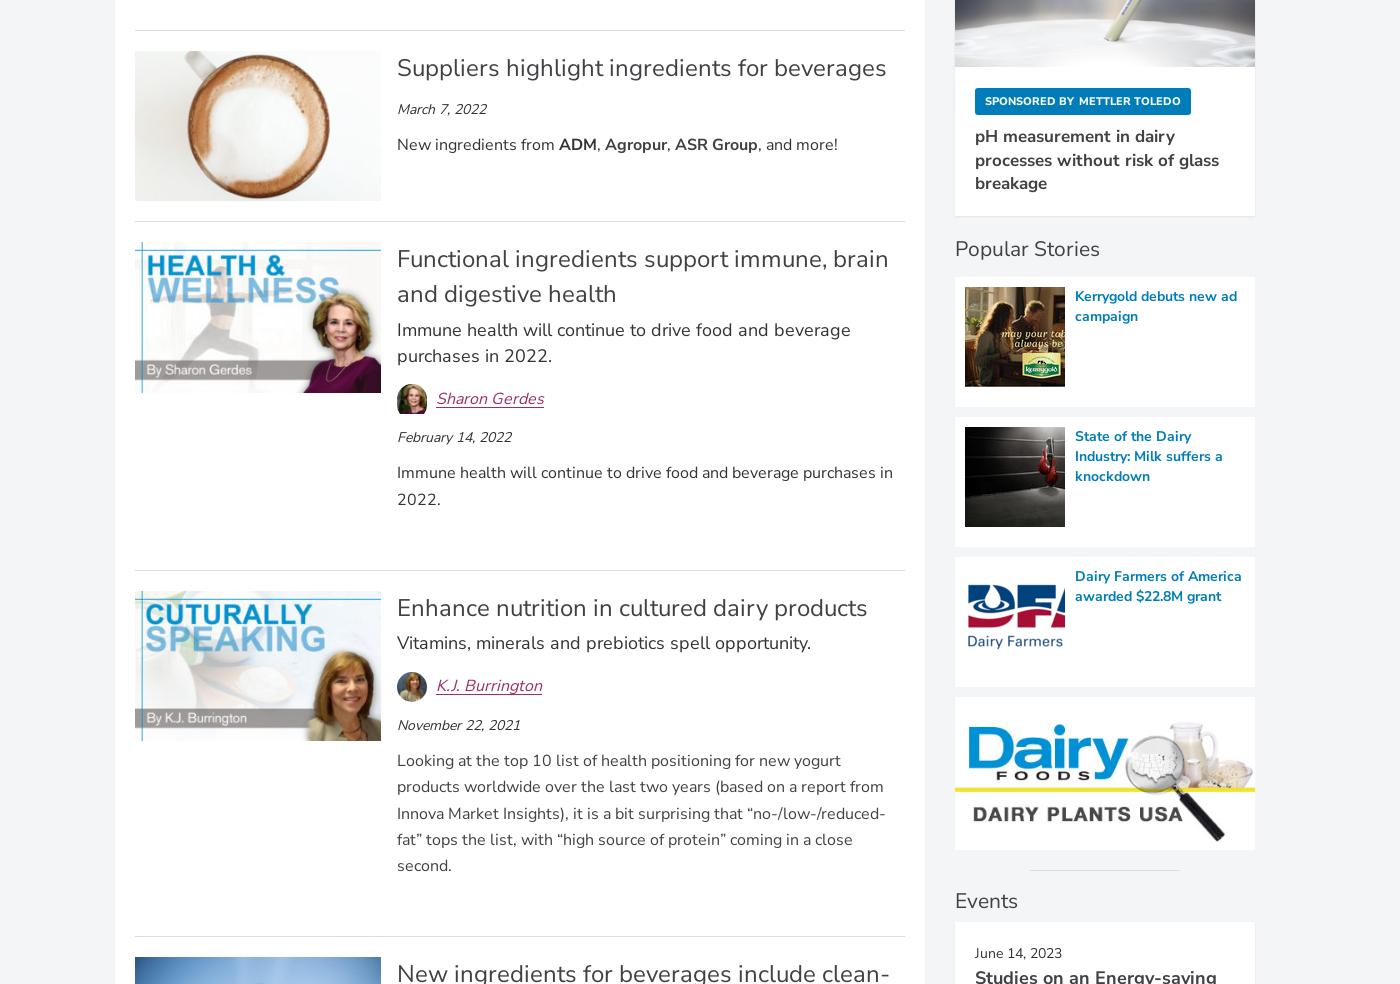 Image resolution: width=1400 pixels, height=984 pixels. I want to click on 'Sharon Gerdes', so click(434, 398).